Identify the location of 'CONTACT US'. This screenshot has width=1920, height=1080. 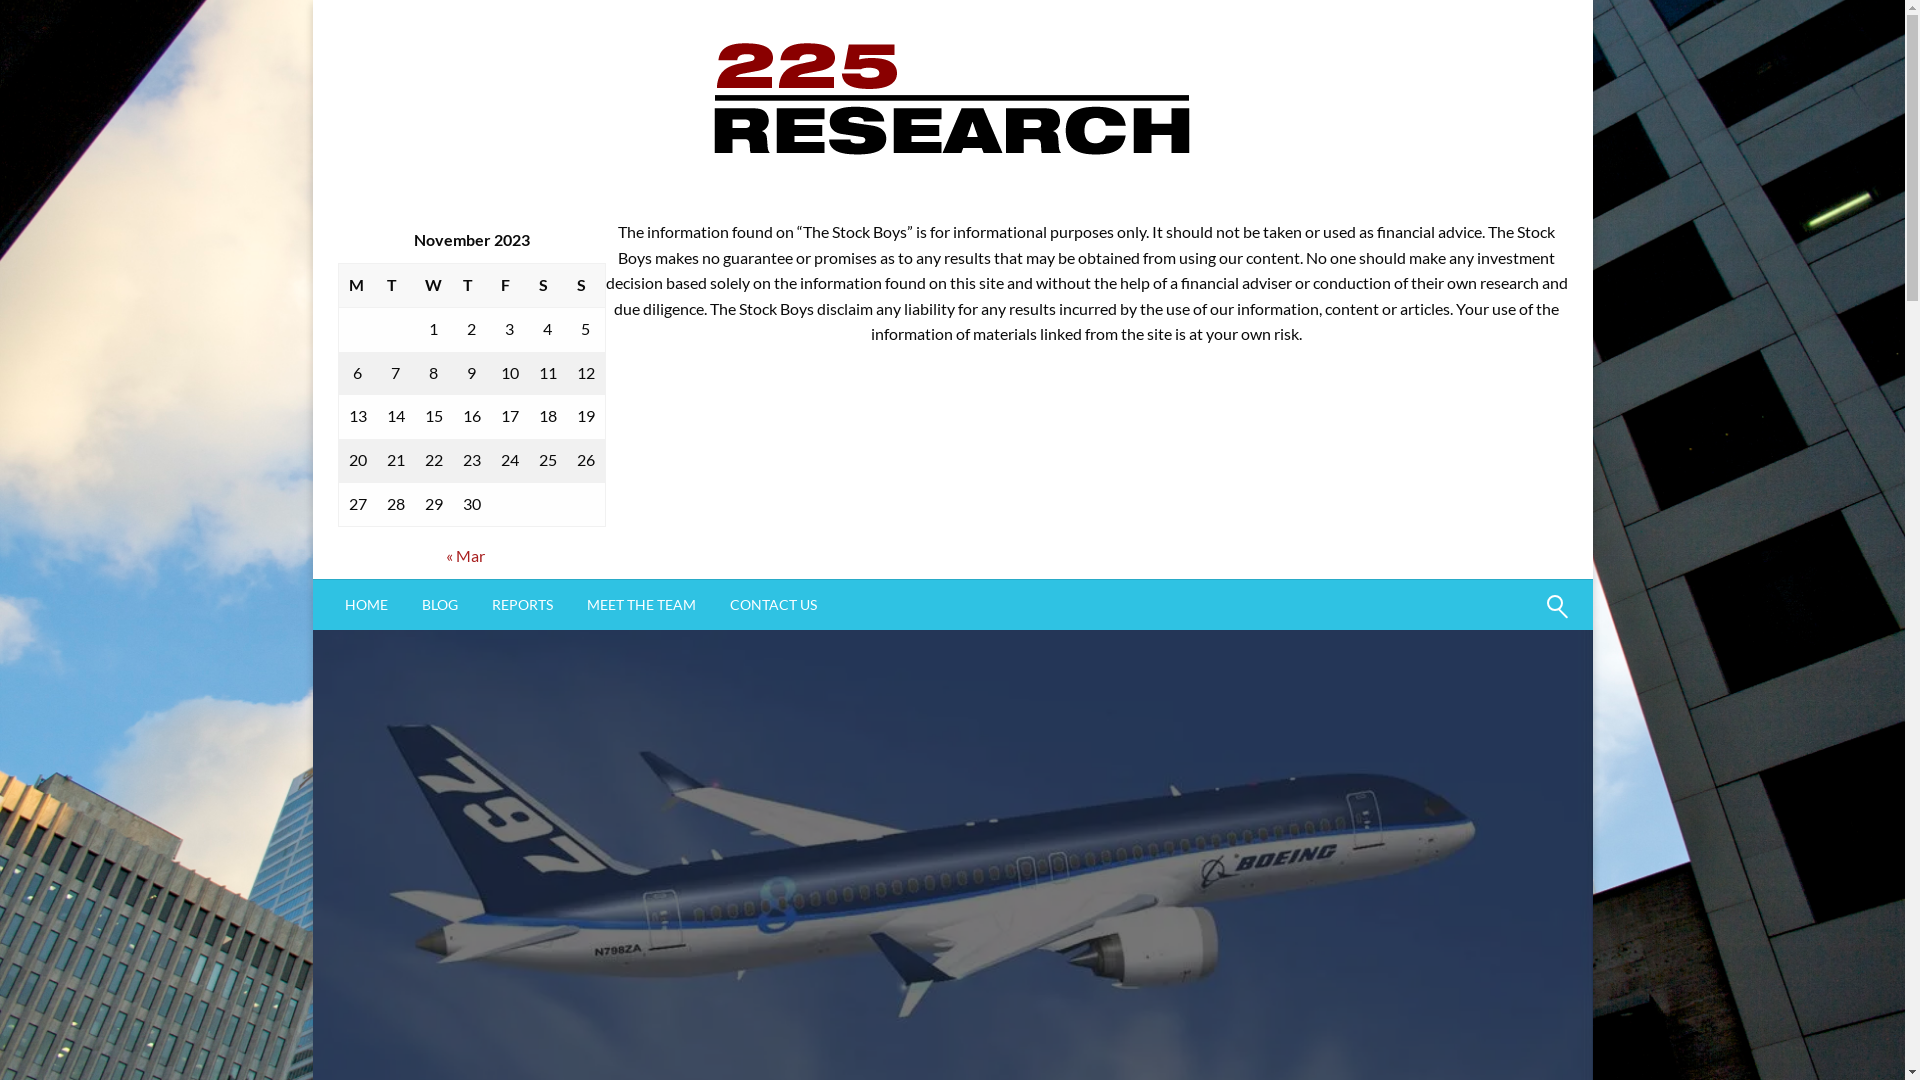
(771, 604).